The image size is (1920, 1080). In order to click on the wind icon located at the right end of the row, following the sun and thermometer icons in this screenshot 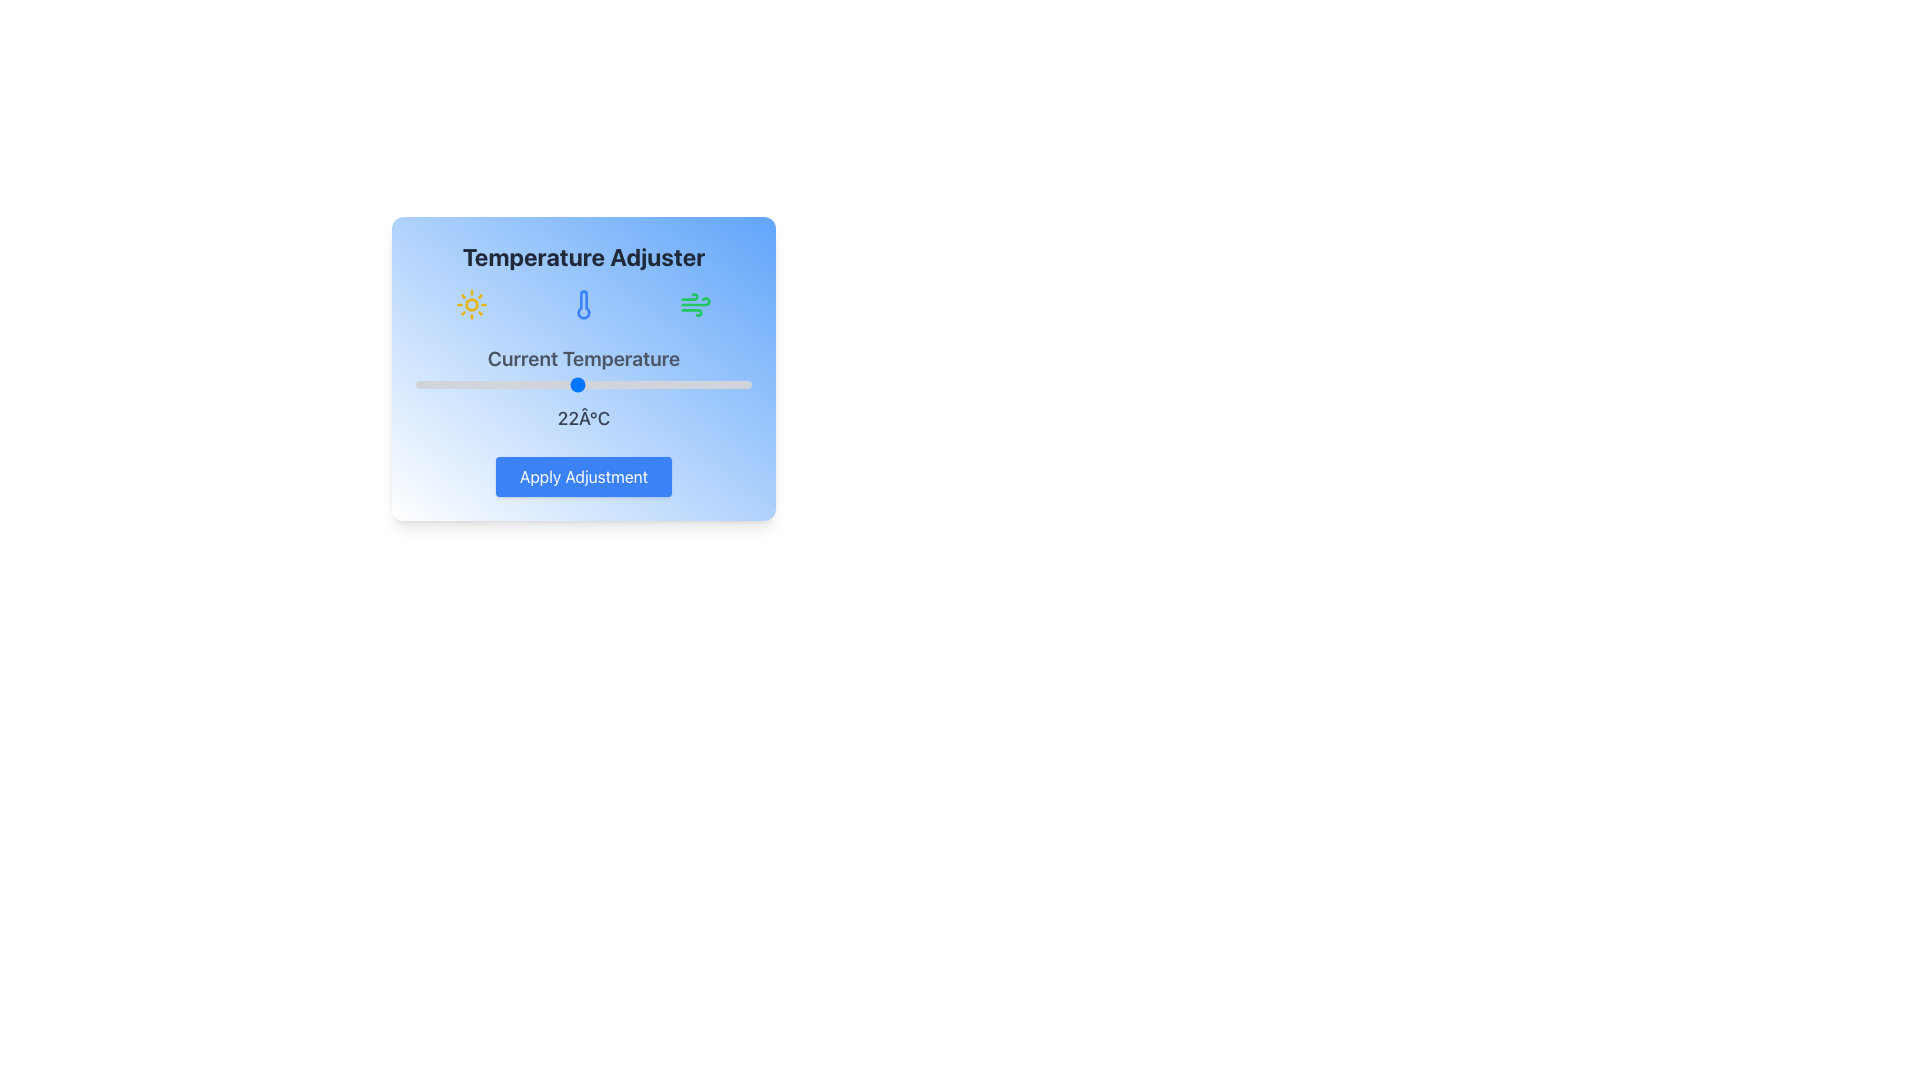, I will do `click(696, 304)`.